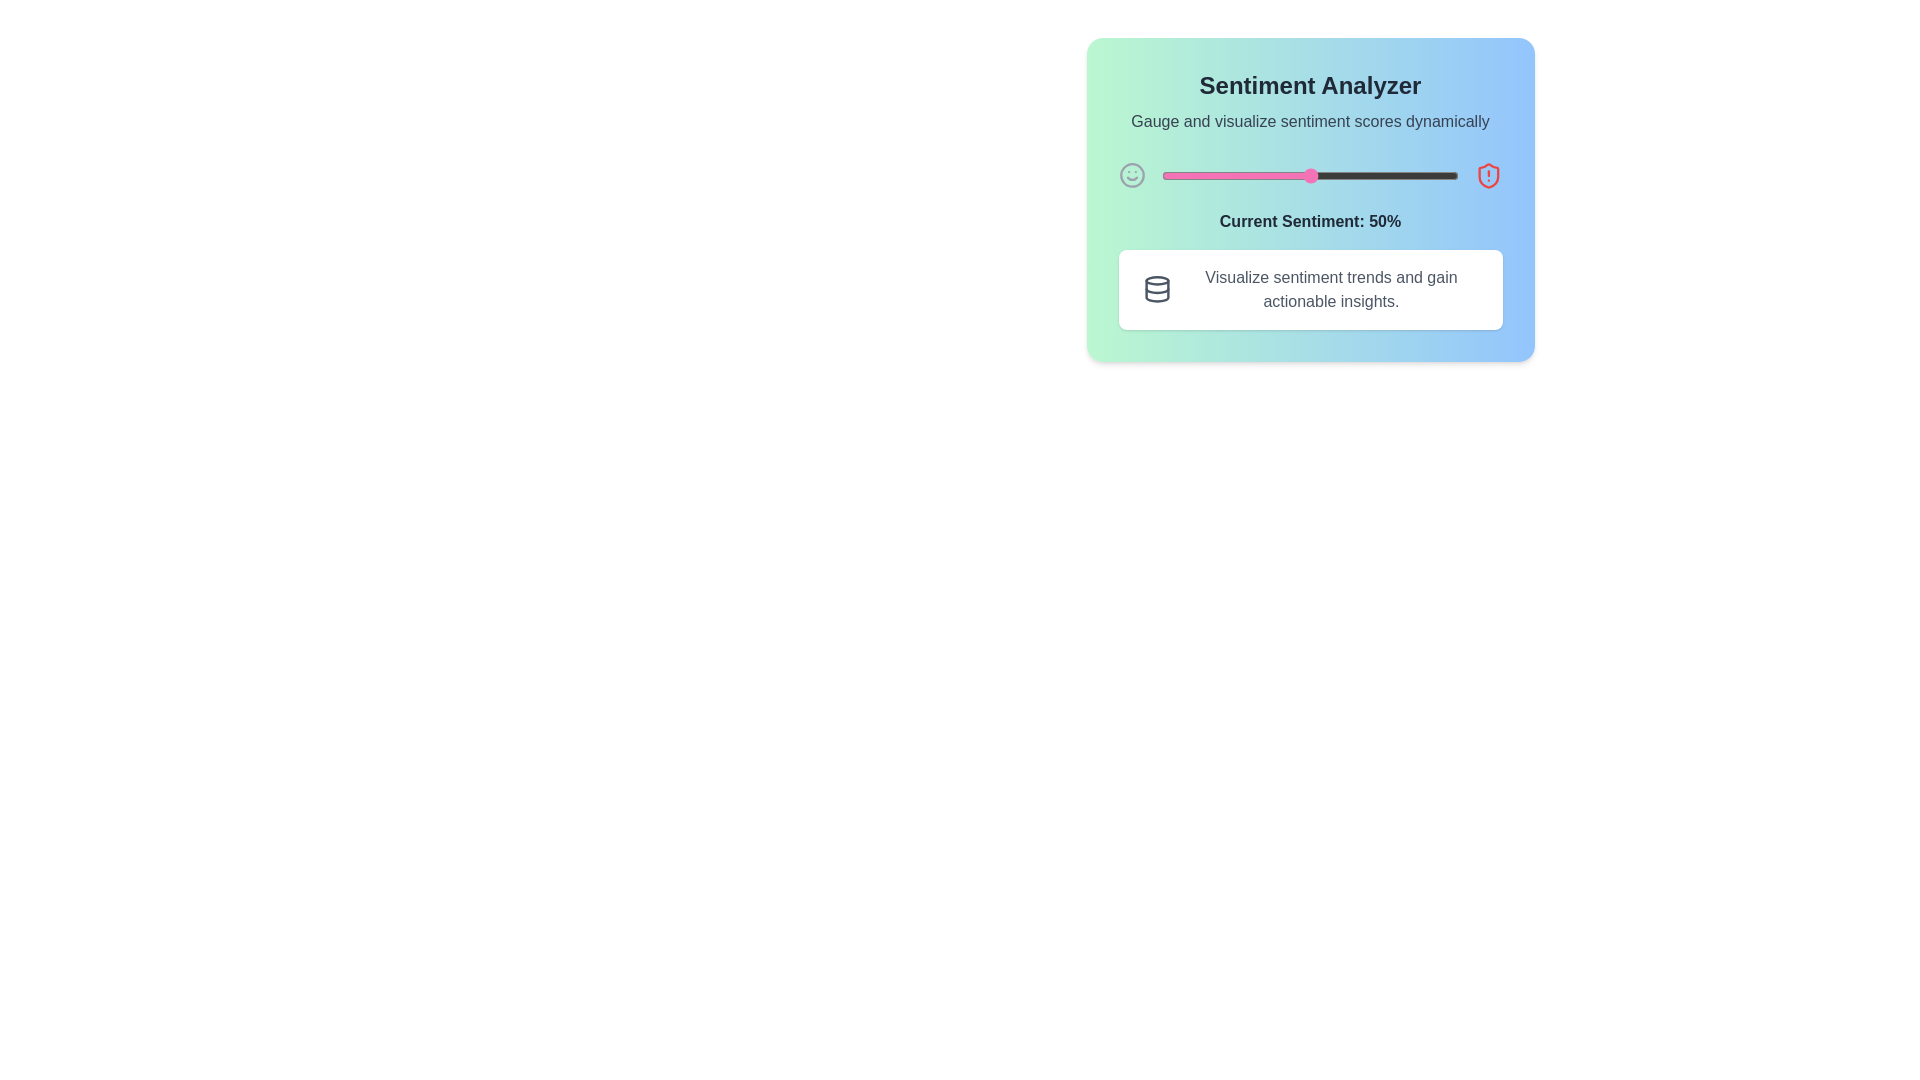 The width and height of the screenshot is (1920, 1080). I want to click on the sentiment slider to set the sentiment value to 35, so click(1265, 175).